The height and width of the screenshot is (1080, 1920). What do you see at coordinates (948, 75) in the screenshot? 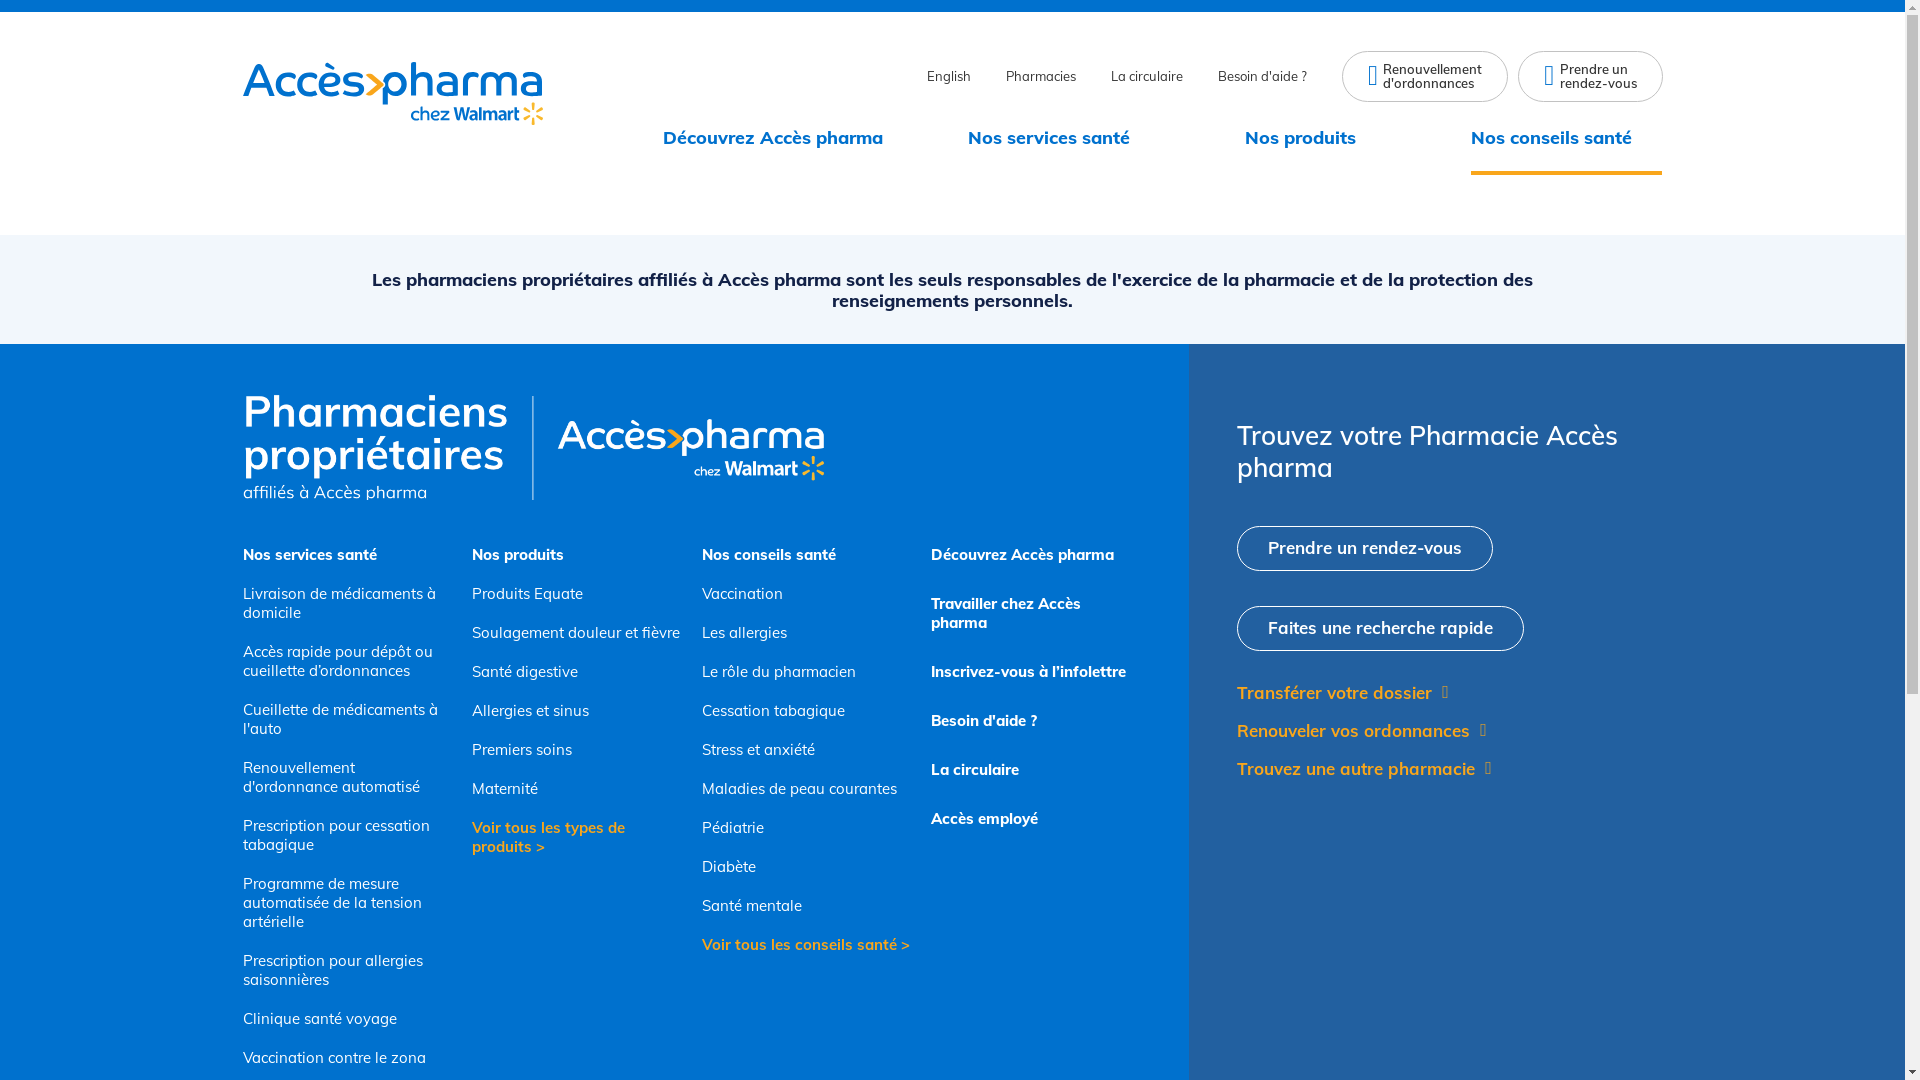
I see `'English'` at bounding box center [948, 75].